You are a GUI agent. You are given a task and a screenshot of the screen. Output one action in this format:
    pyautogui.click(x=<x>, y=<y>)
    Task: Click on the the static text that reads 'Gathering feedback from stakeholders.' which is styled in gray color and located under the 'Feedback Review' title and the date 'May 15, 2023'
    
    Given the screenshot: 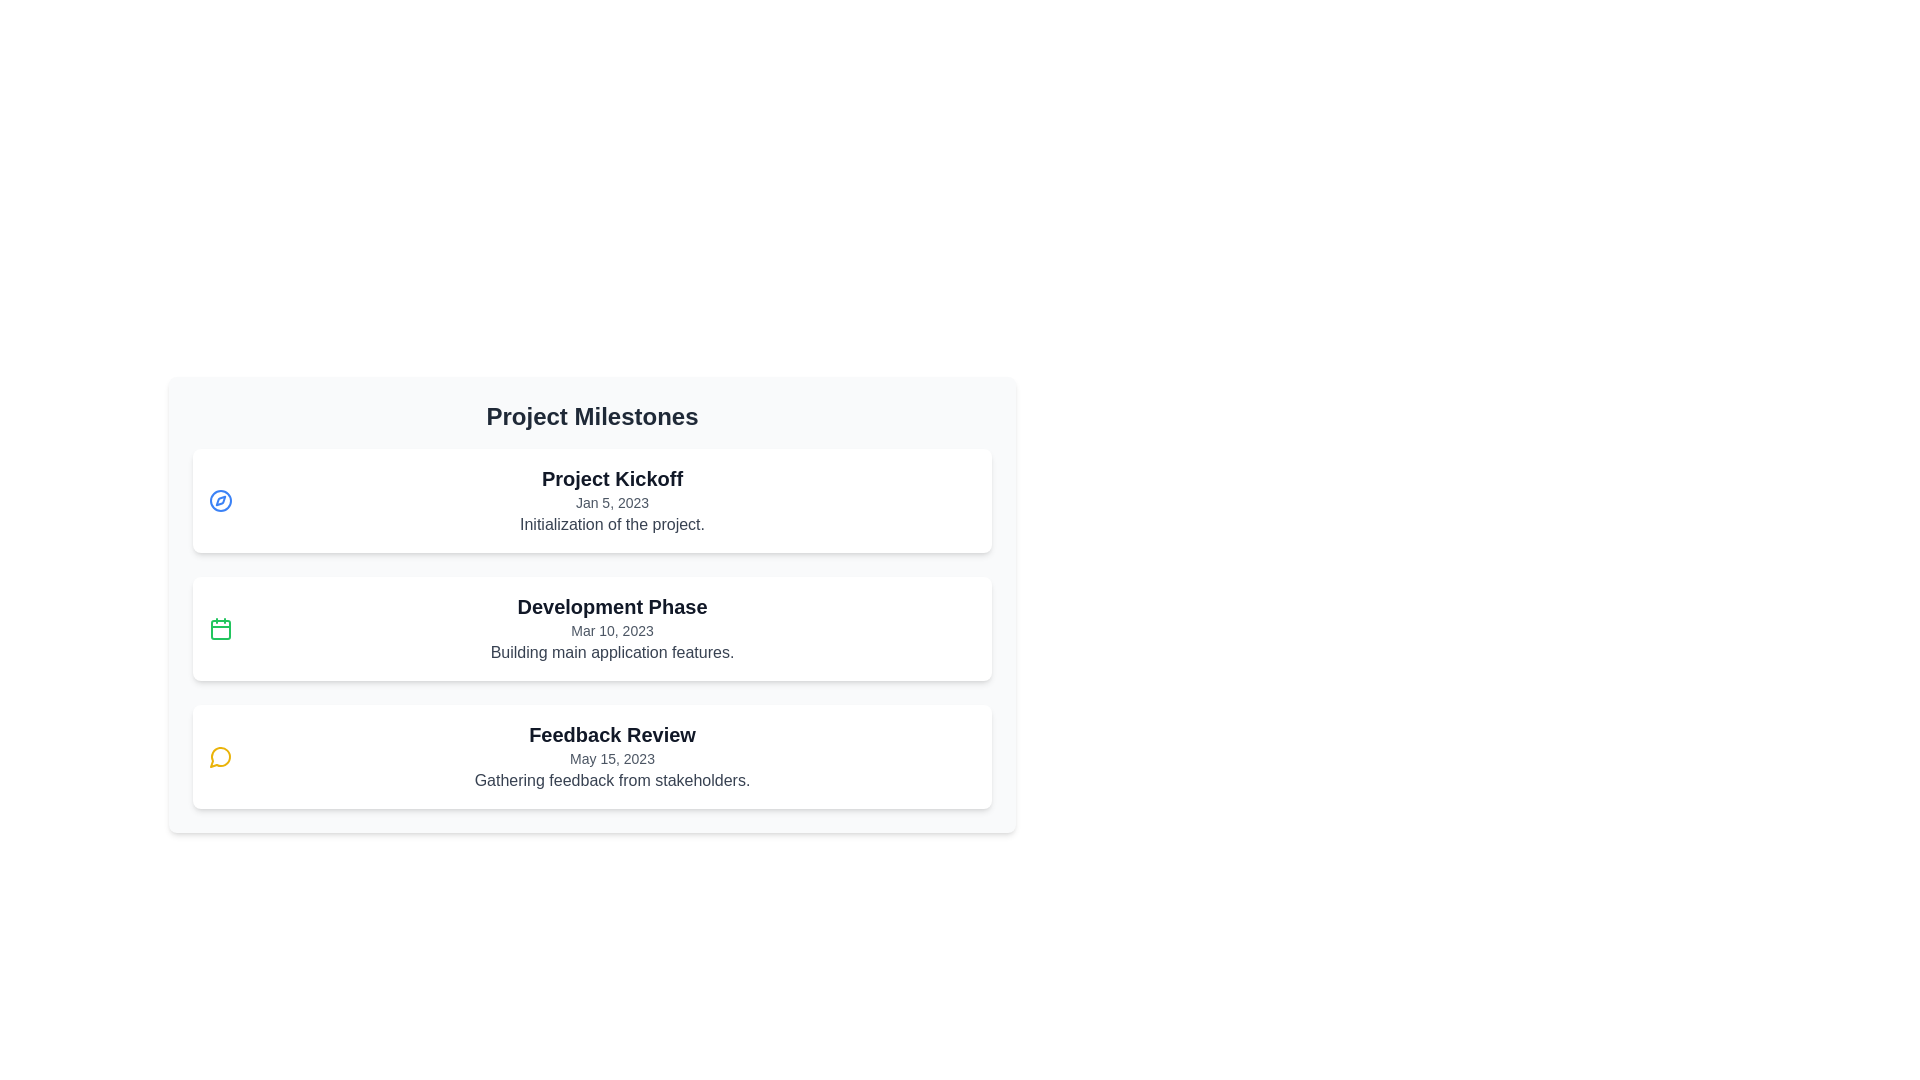 What is the action you would take?
    pyautogui.click(x=611, y=779)
    